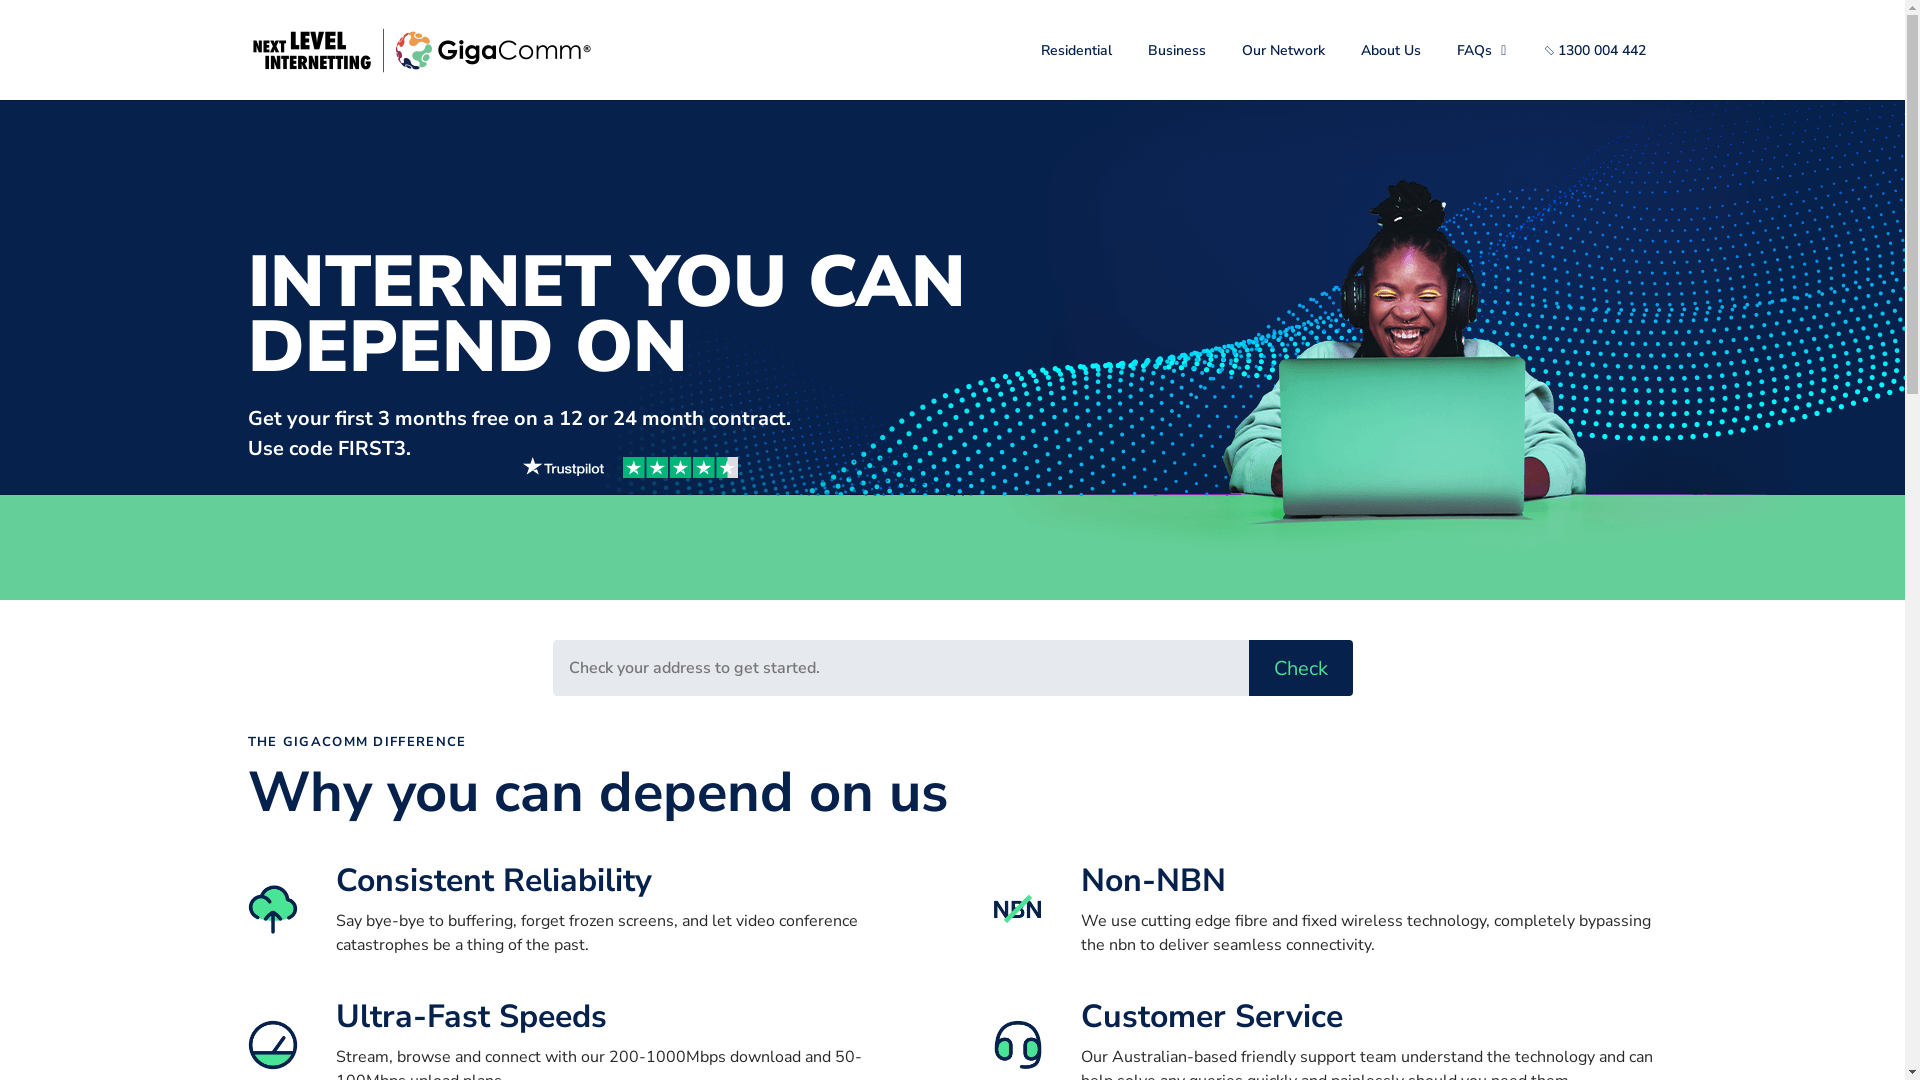 This screenshot has width=1920, height=1080. I want to click on 'Our Network', so click(1283, 48).